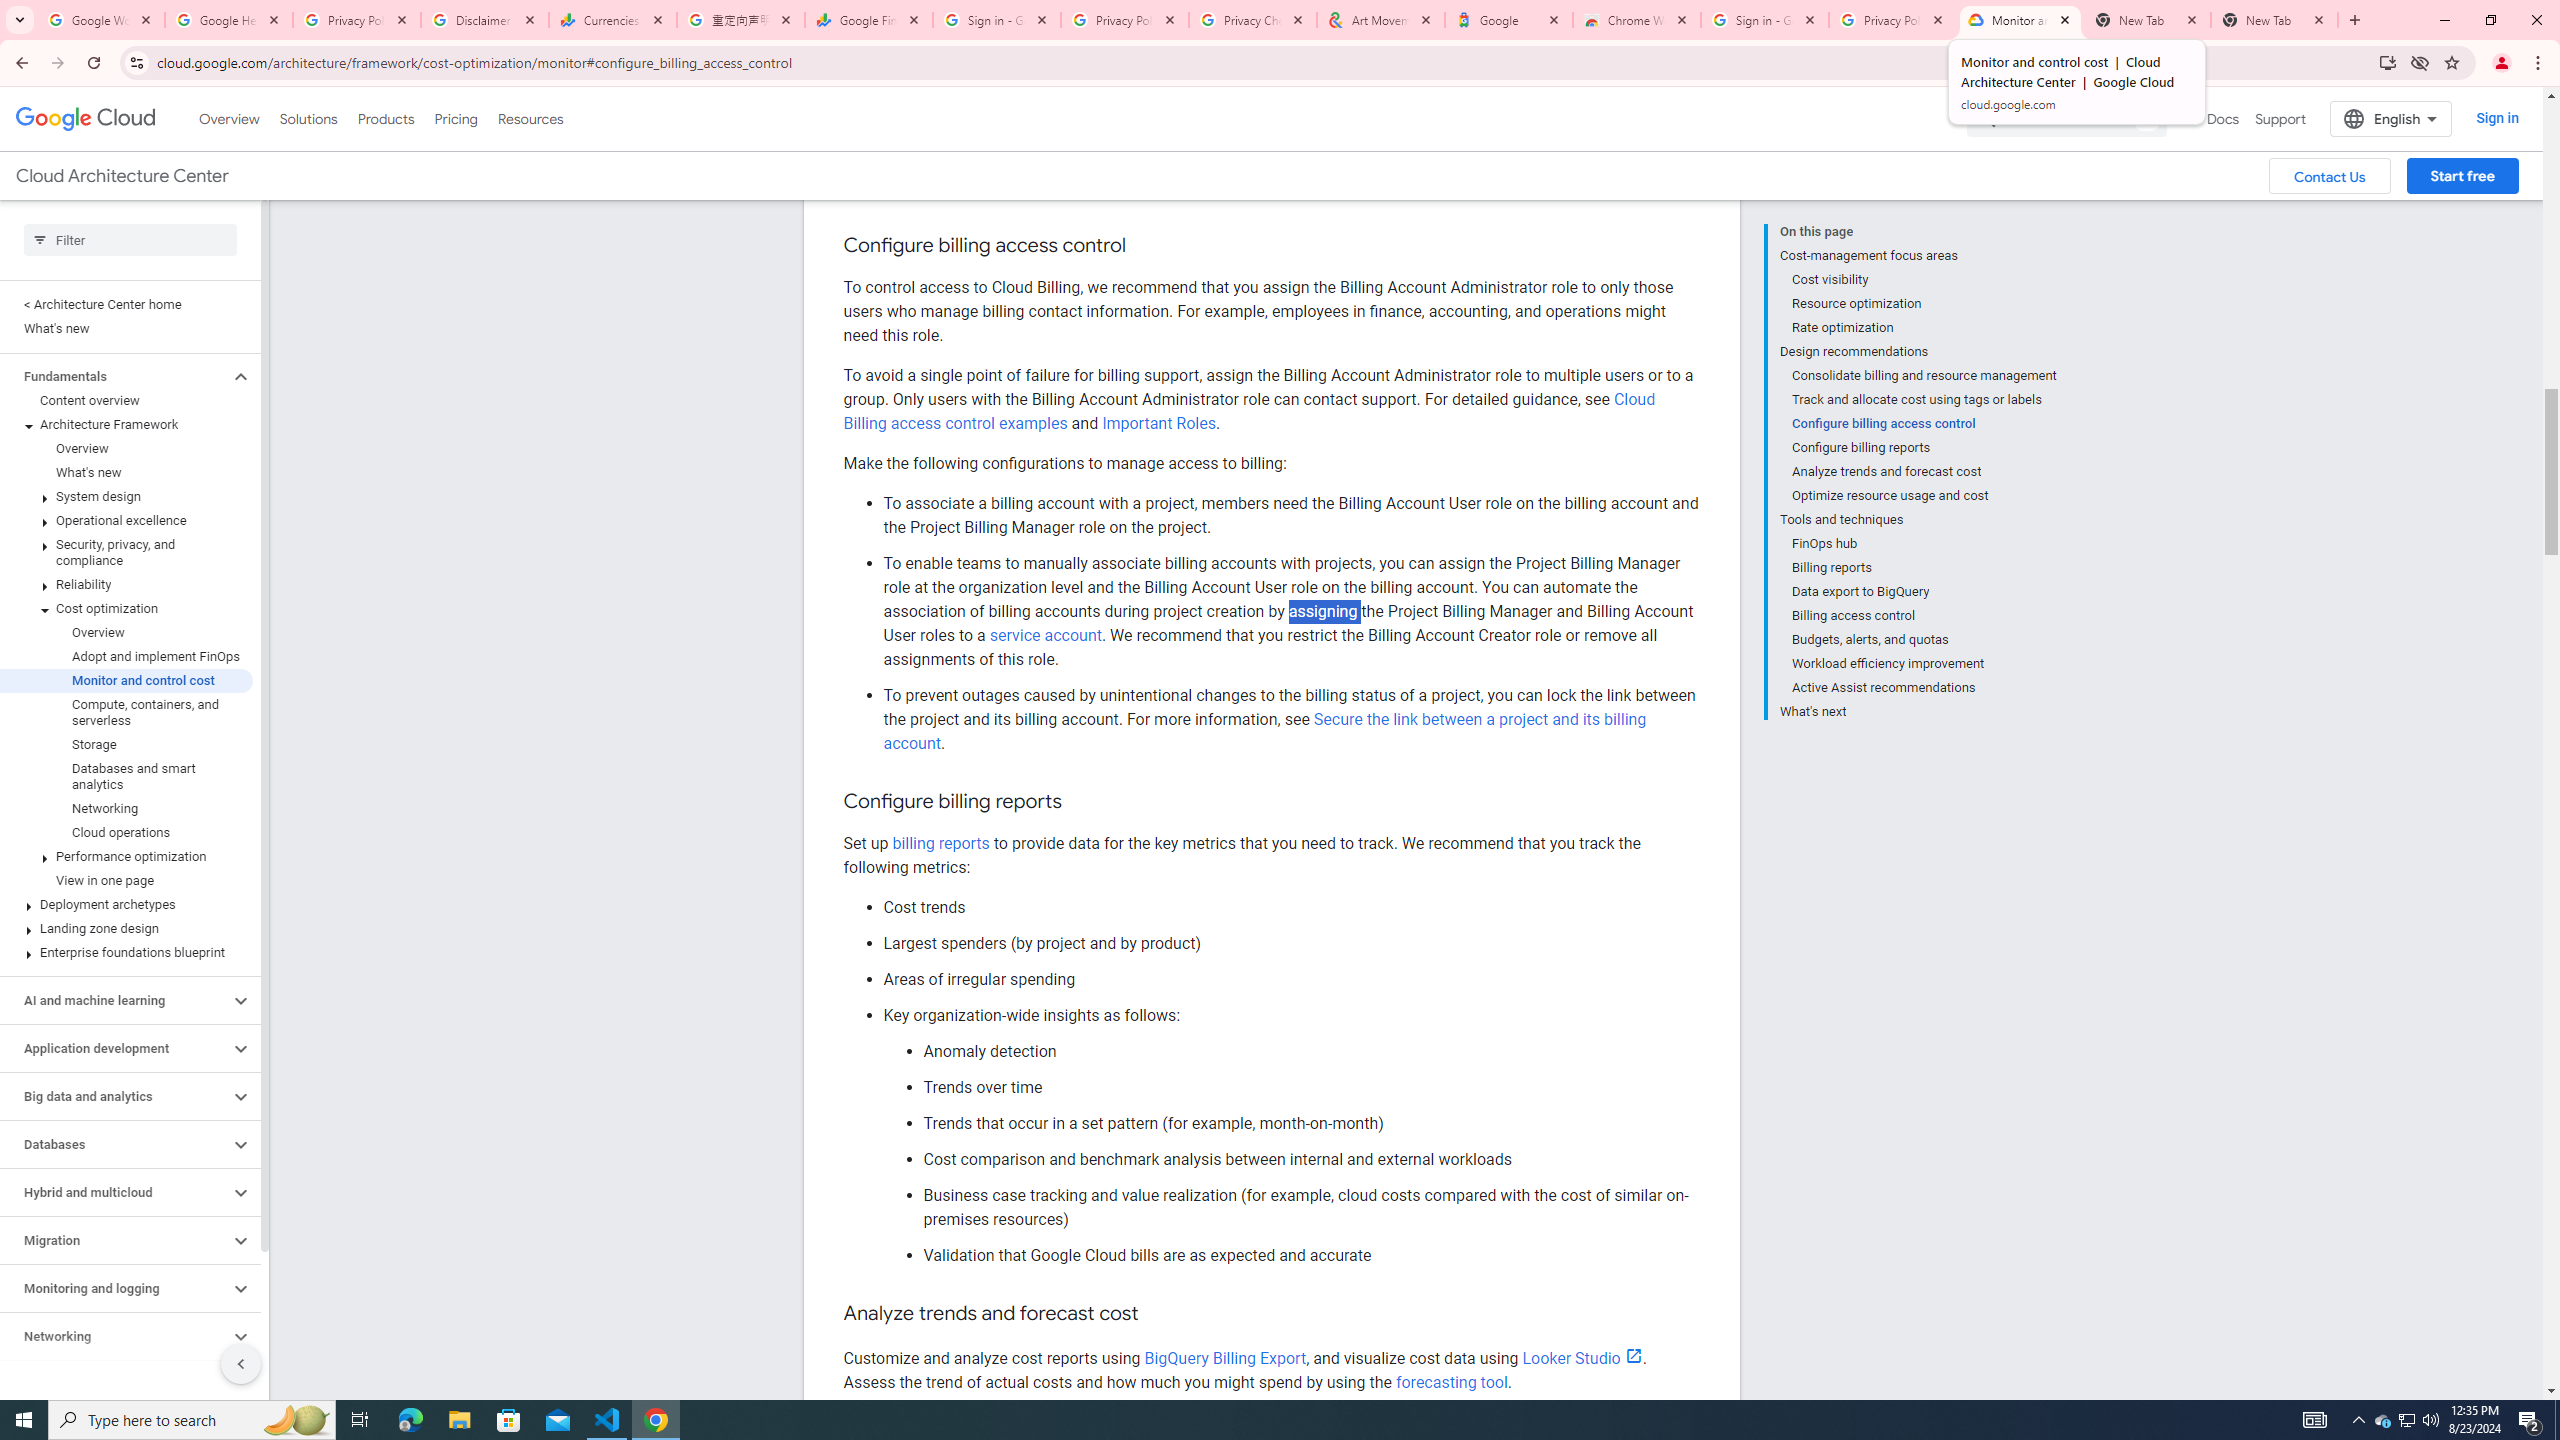  What do you see at coordinates (126, 495) in the screenshot?
I see `'System design'` at bounding box center [126, 495].